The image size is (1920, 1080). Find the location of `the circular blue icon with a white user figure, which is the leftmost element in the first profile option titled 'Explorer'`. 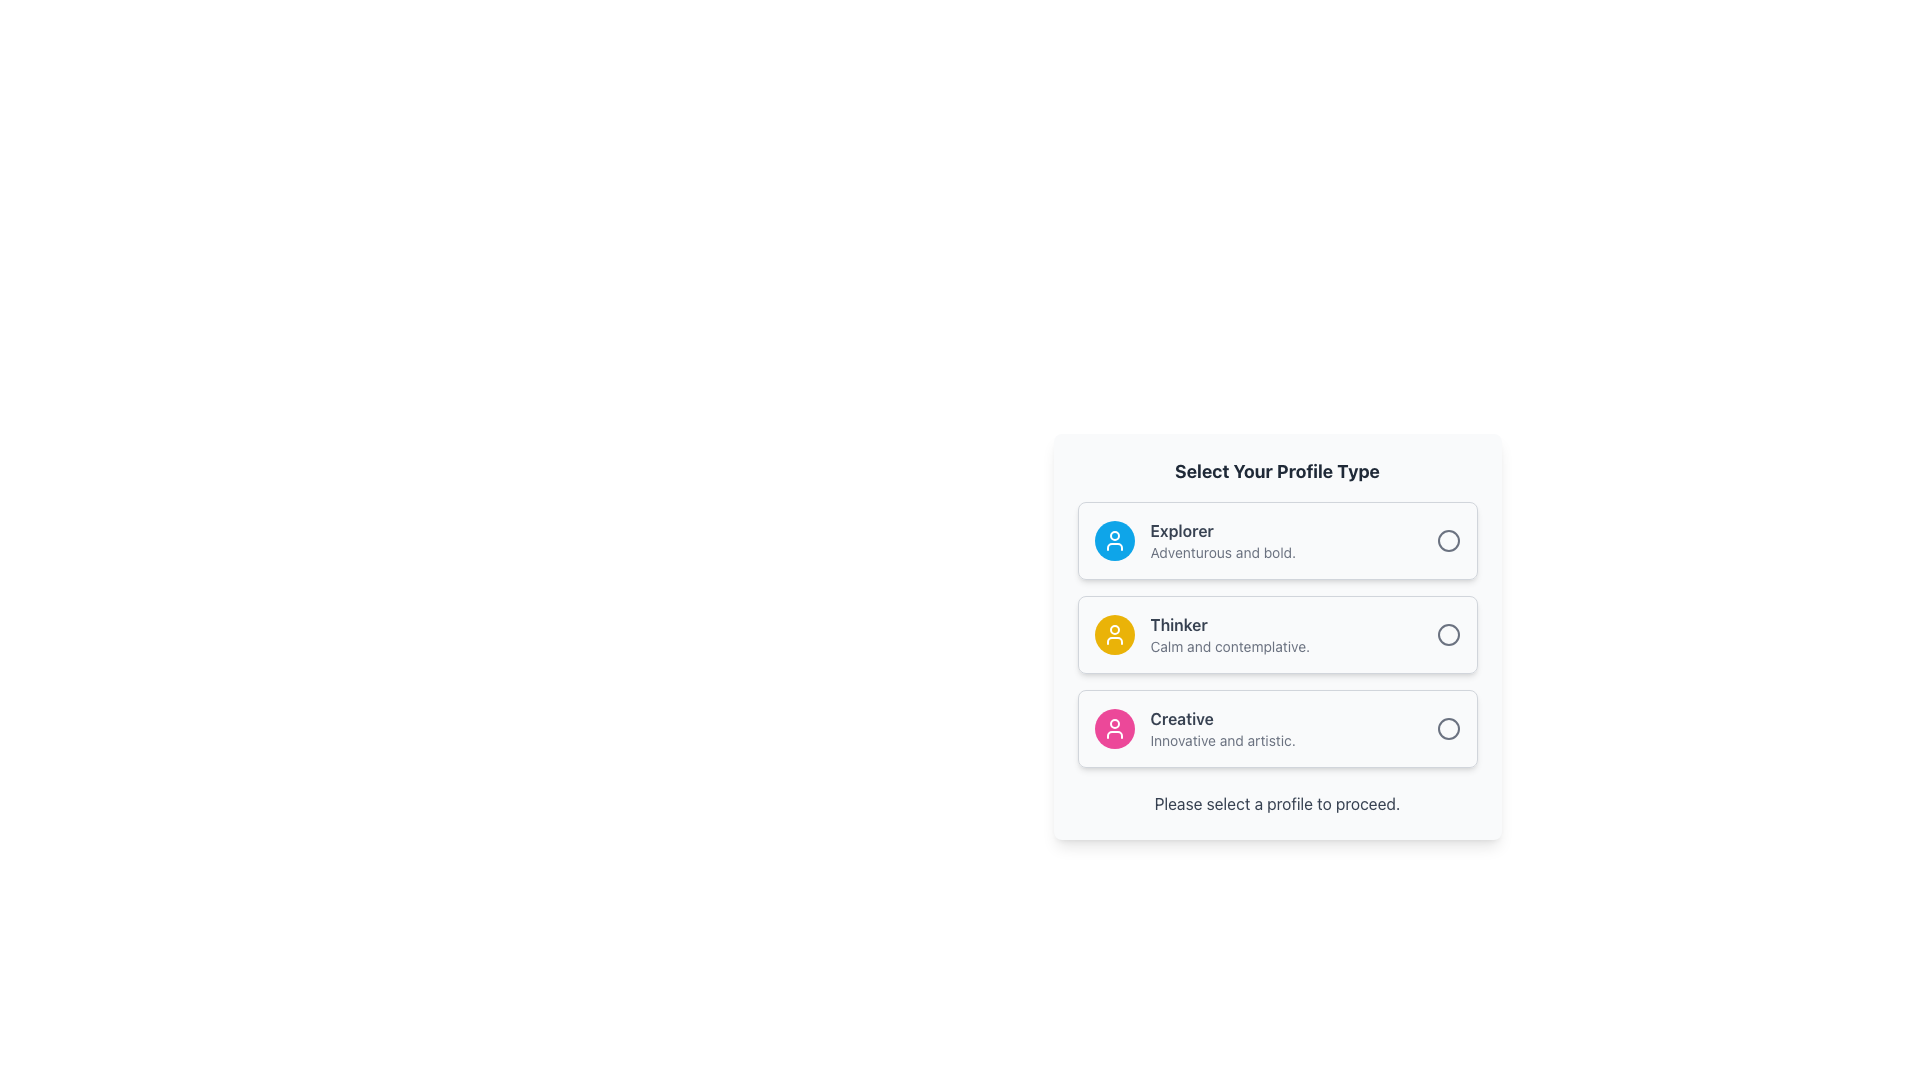

the circular blue icon with a white user figure, which is the leftmost element in the first profile option titled 'Explorer' is located at coordinates (1113, 540).